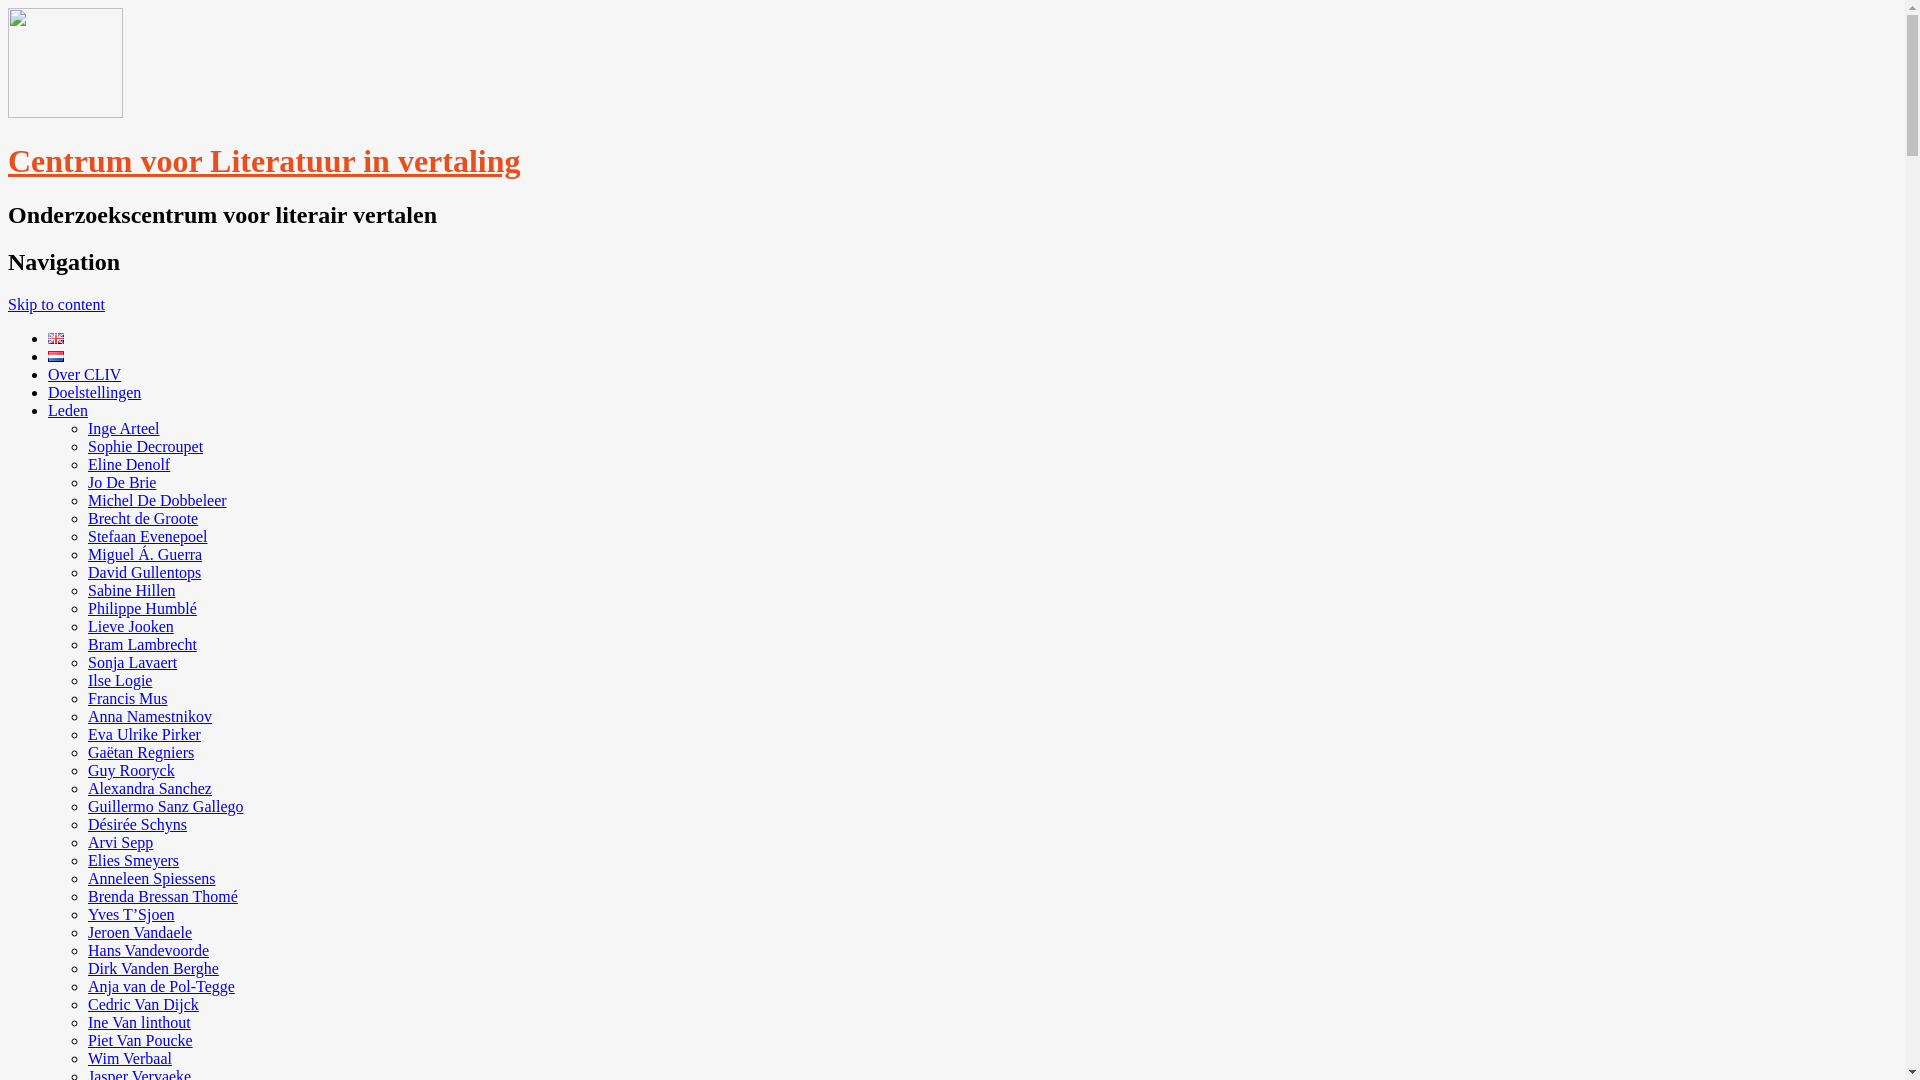 Image resolution: width=1920 pixels, height=1080 pixels. Describe the element at coordinates (93, 392) in the screenshot. I see `'Doelstellingen'` at that location.